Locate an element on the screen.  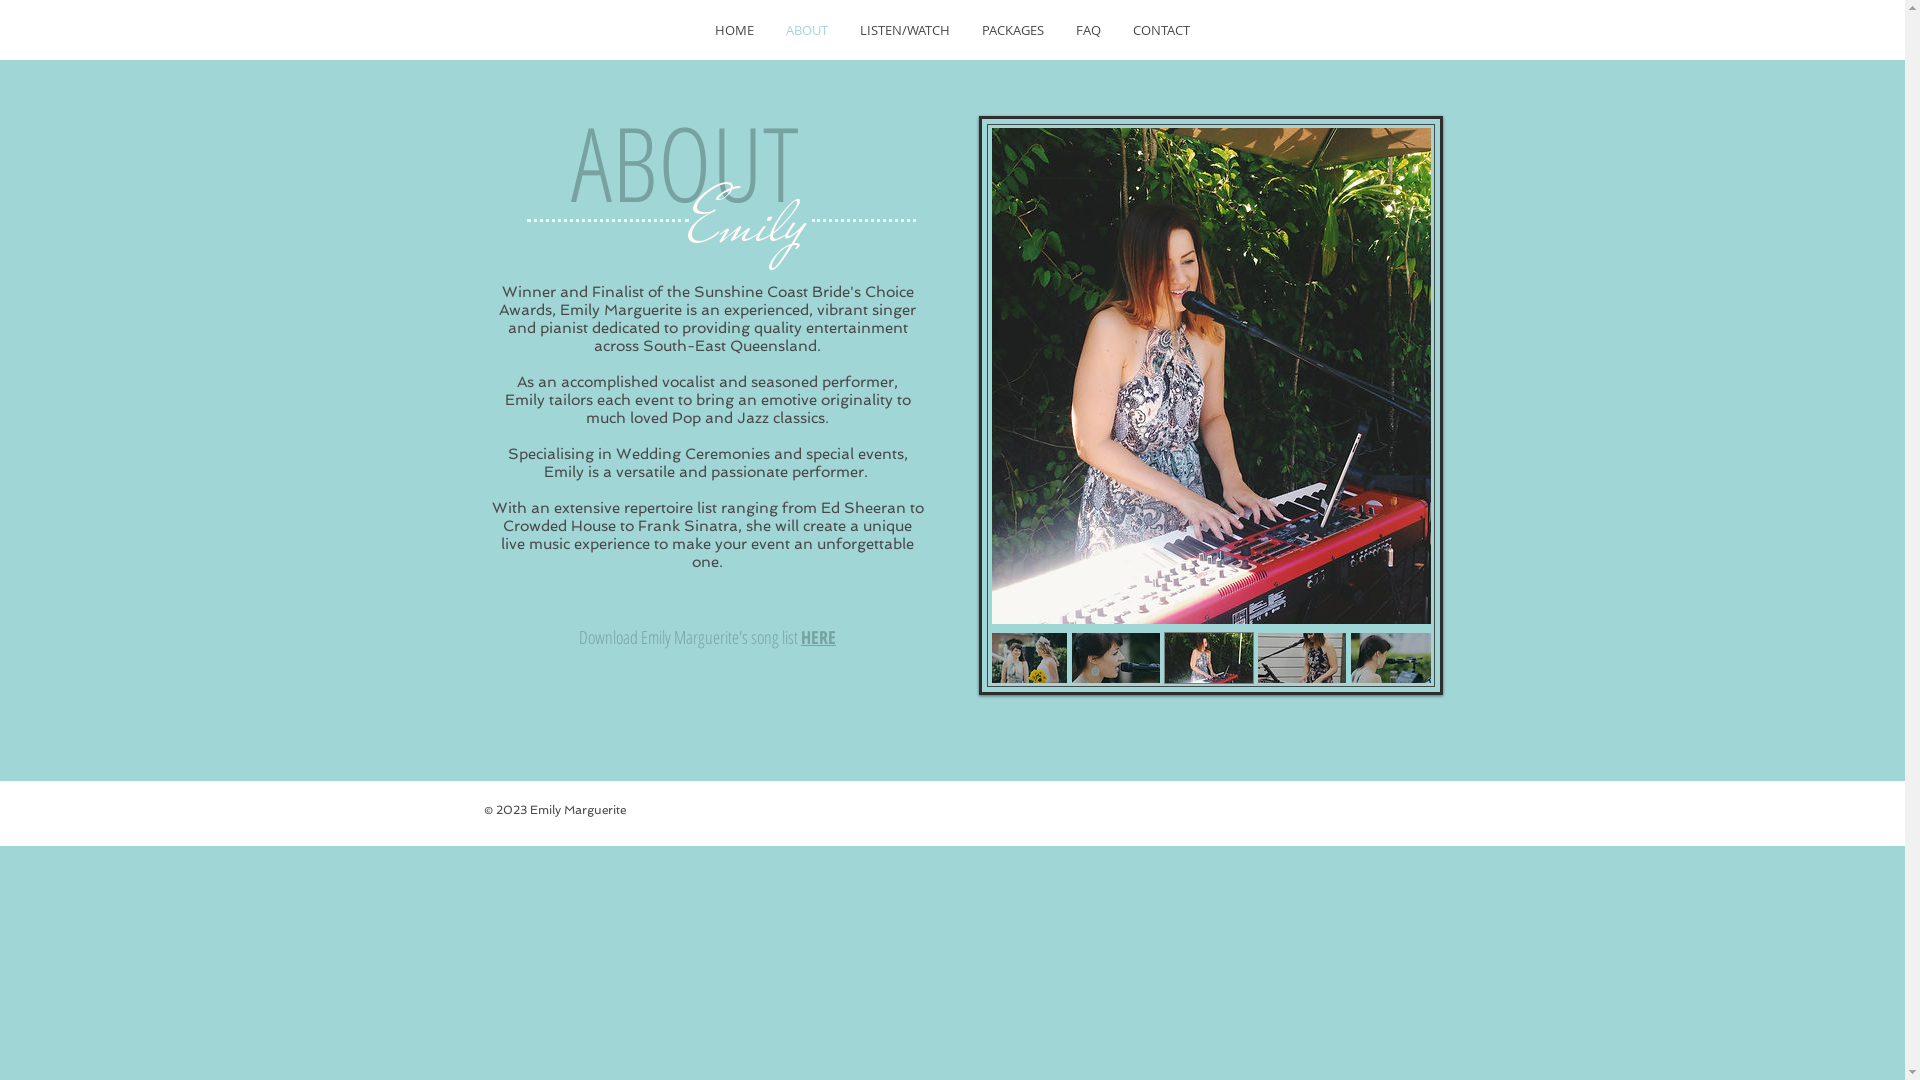
'ABOUT' is located at coordinates (806, 30).